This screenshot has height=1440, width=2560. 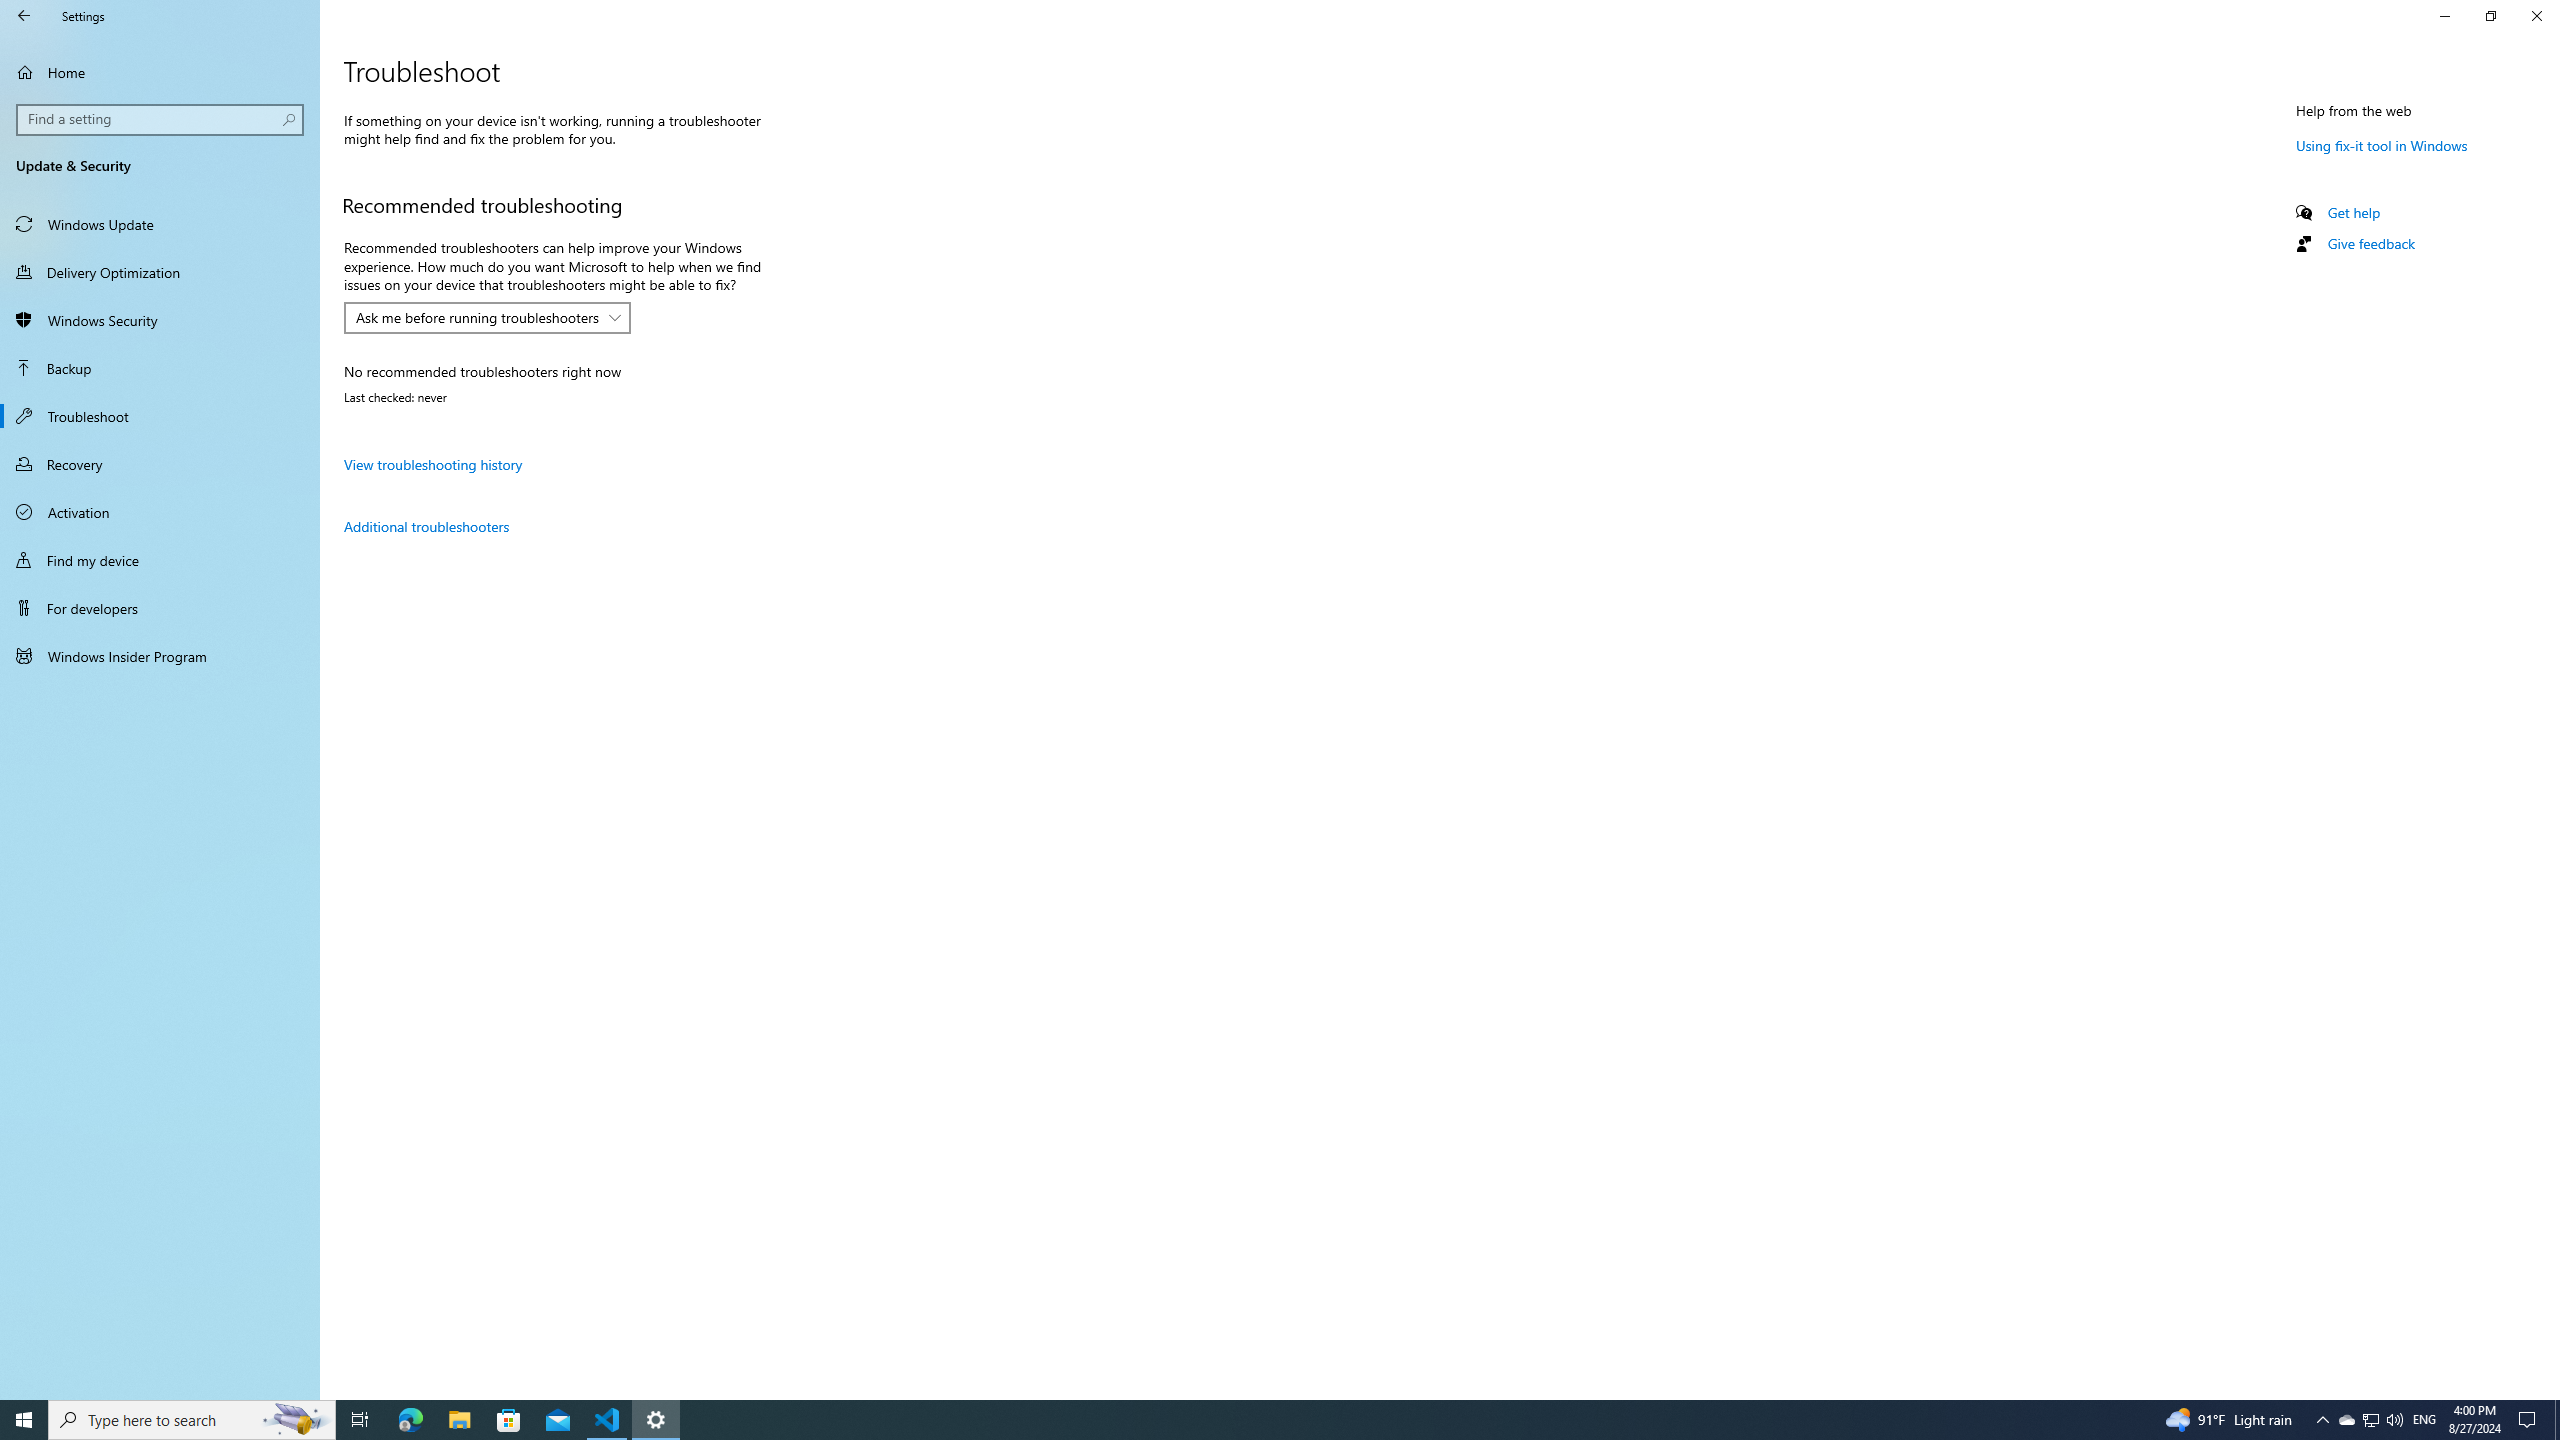 What do you see at coordinates (159, 654) in the screenshot?
I see `'Windows Insider Program'` at bounding box center [159, 654].